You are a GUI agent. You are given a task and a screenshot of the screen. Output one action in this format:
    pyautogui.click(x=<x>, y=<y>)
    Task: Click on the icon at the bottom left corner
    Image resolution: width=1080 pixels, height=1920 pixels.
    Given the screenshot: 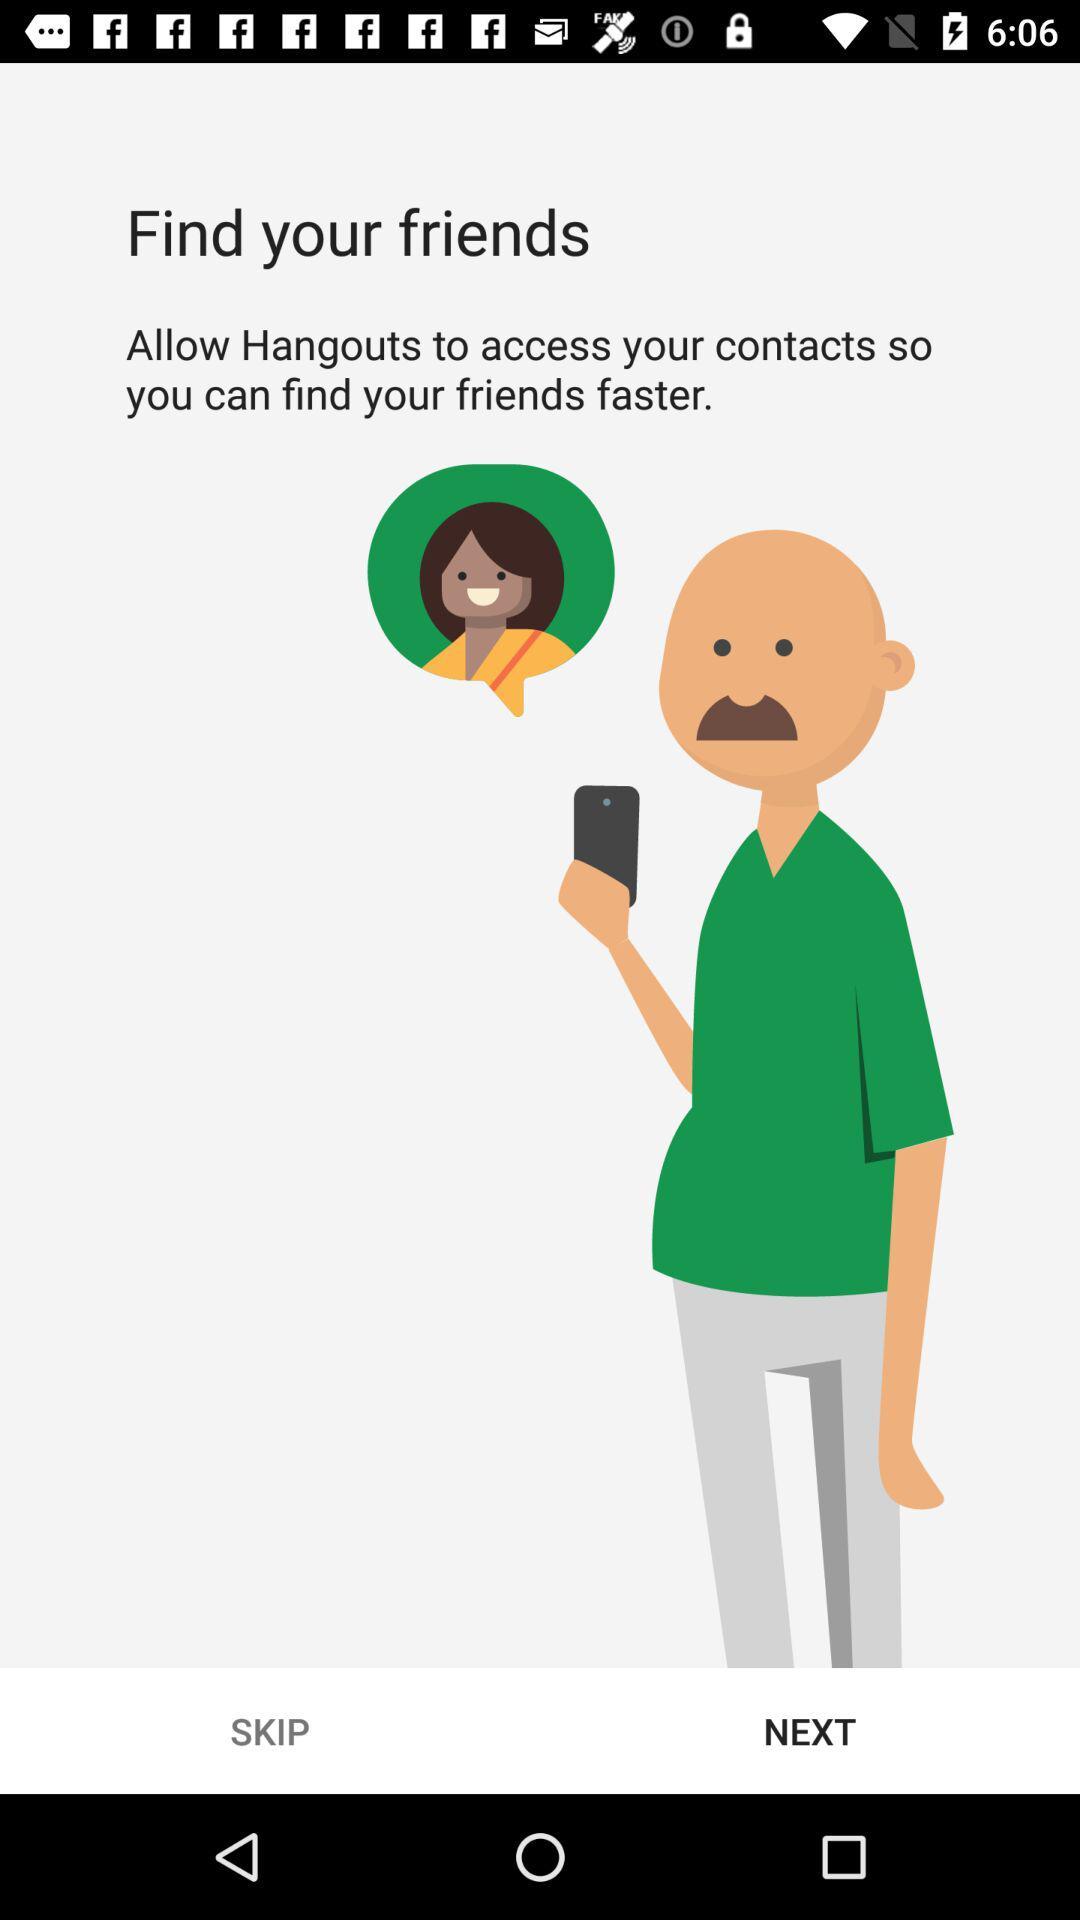 What is the action you would take?
    pyautogui.click(x=270, y=1730)
    